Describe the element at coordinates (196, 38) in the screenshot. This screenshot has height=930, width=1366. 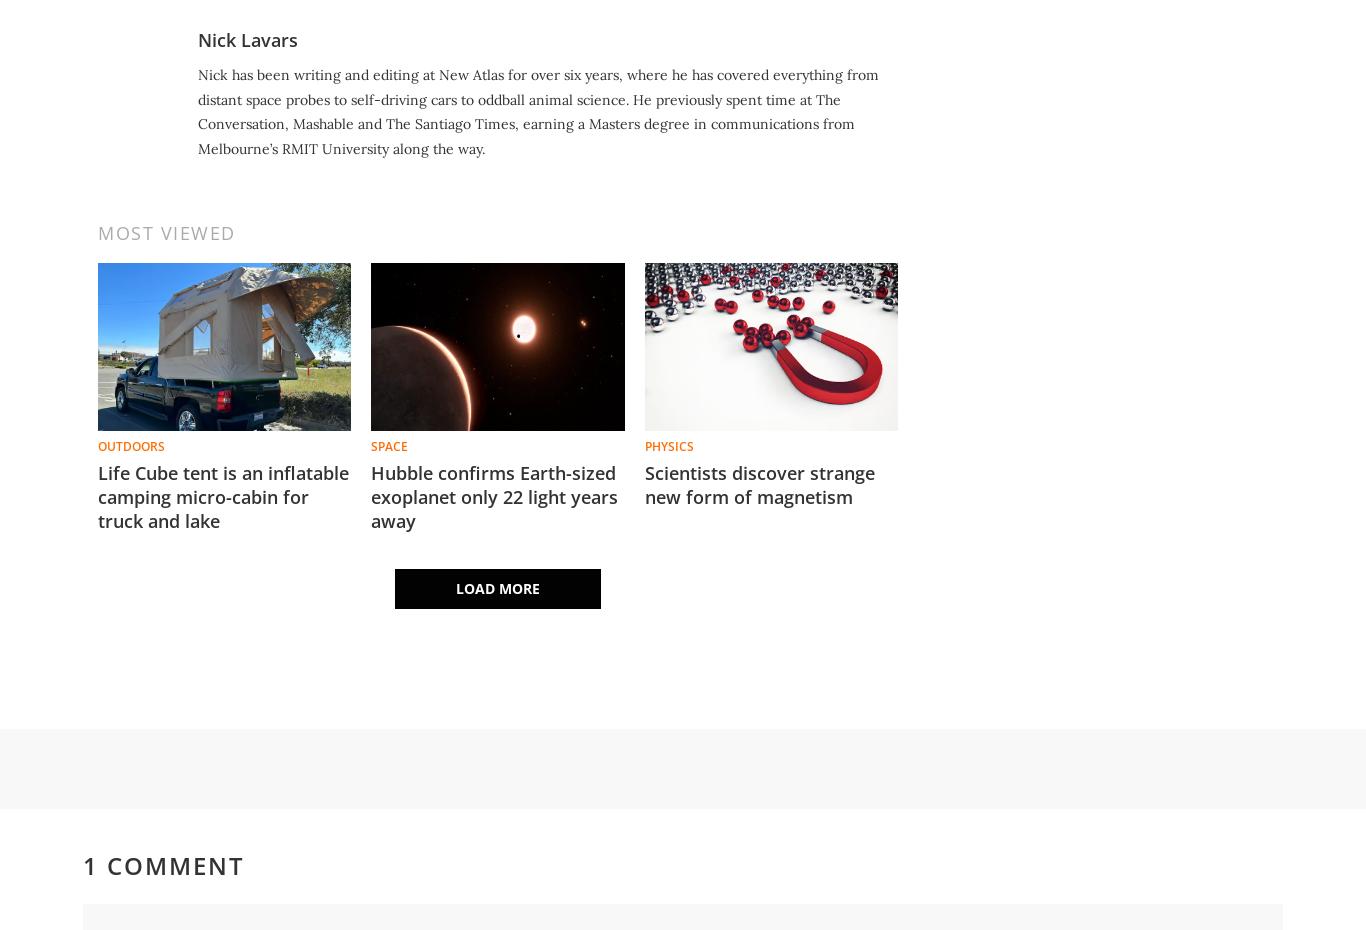
I see `'Nick Lavars'` at that location.